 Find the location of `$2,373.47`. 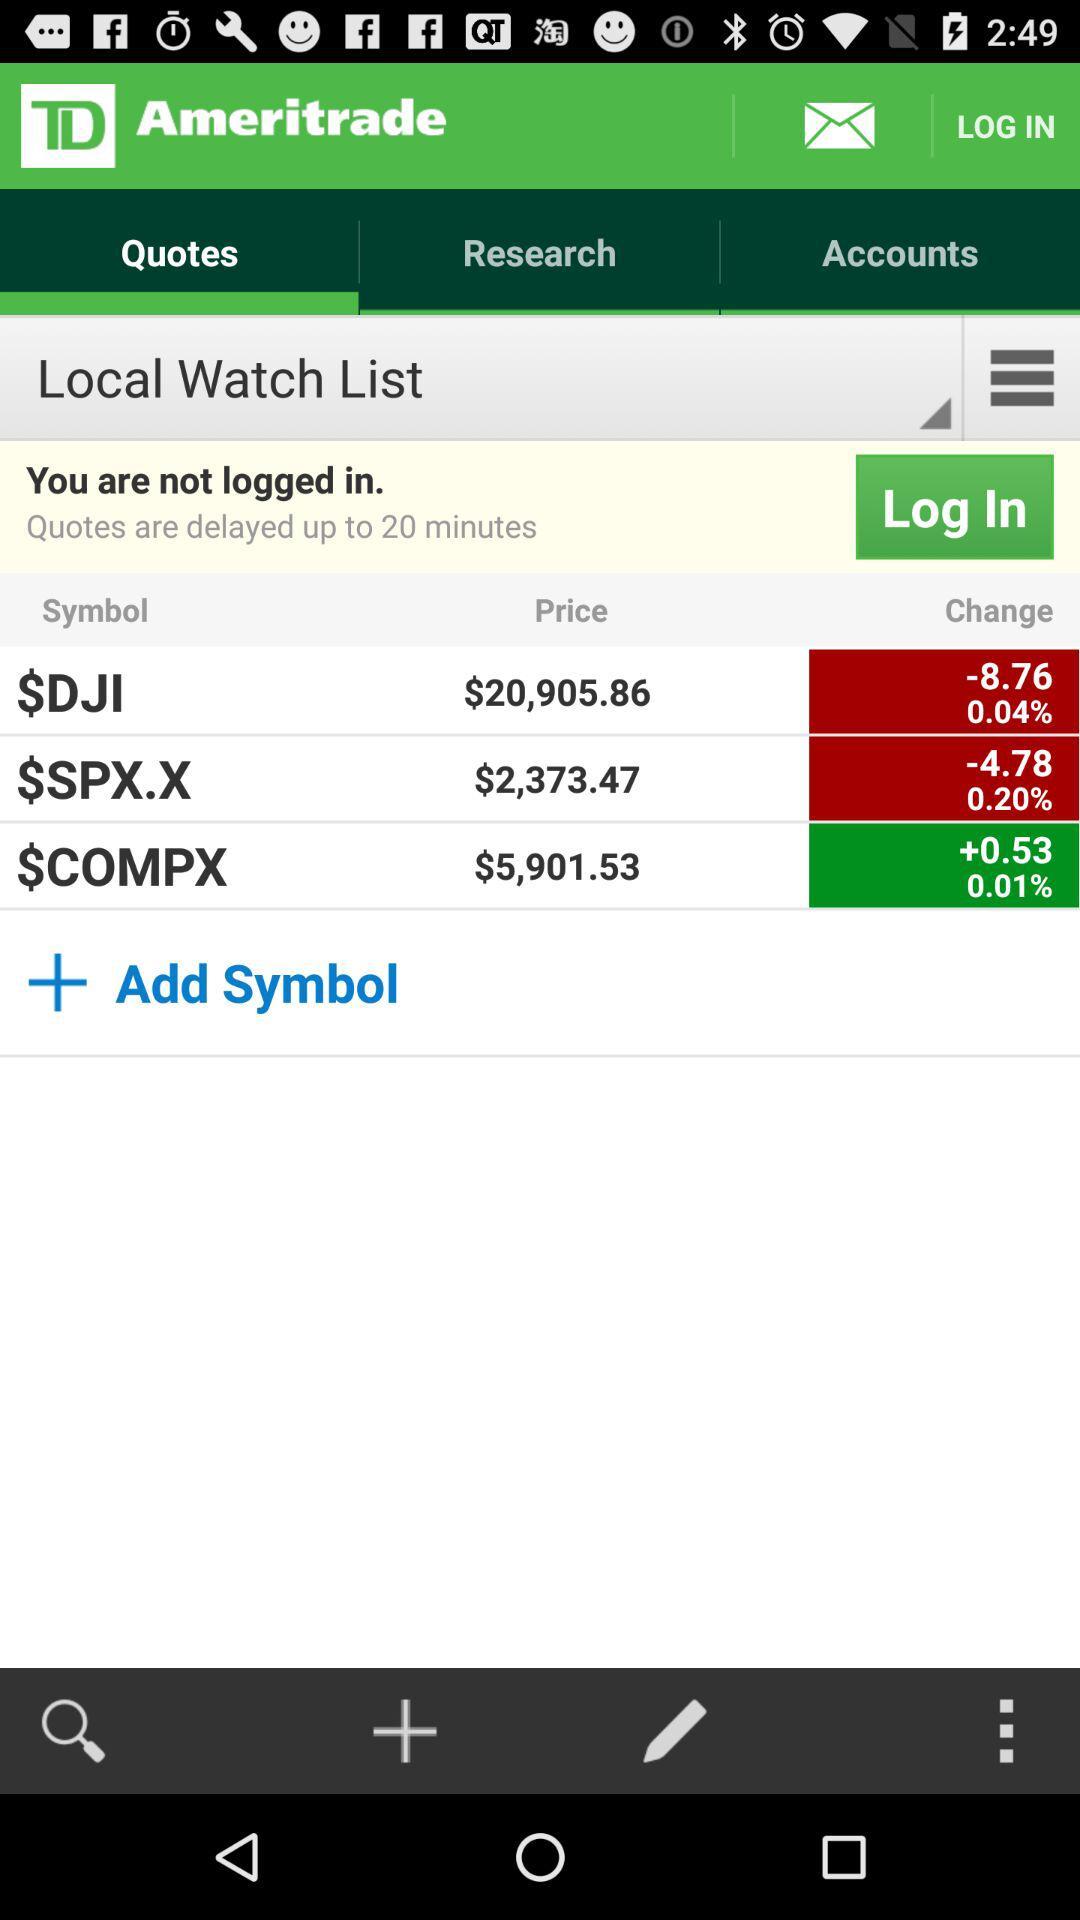

$2,373.47 is located at coordinates (557, 777).